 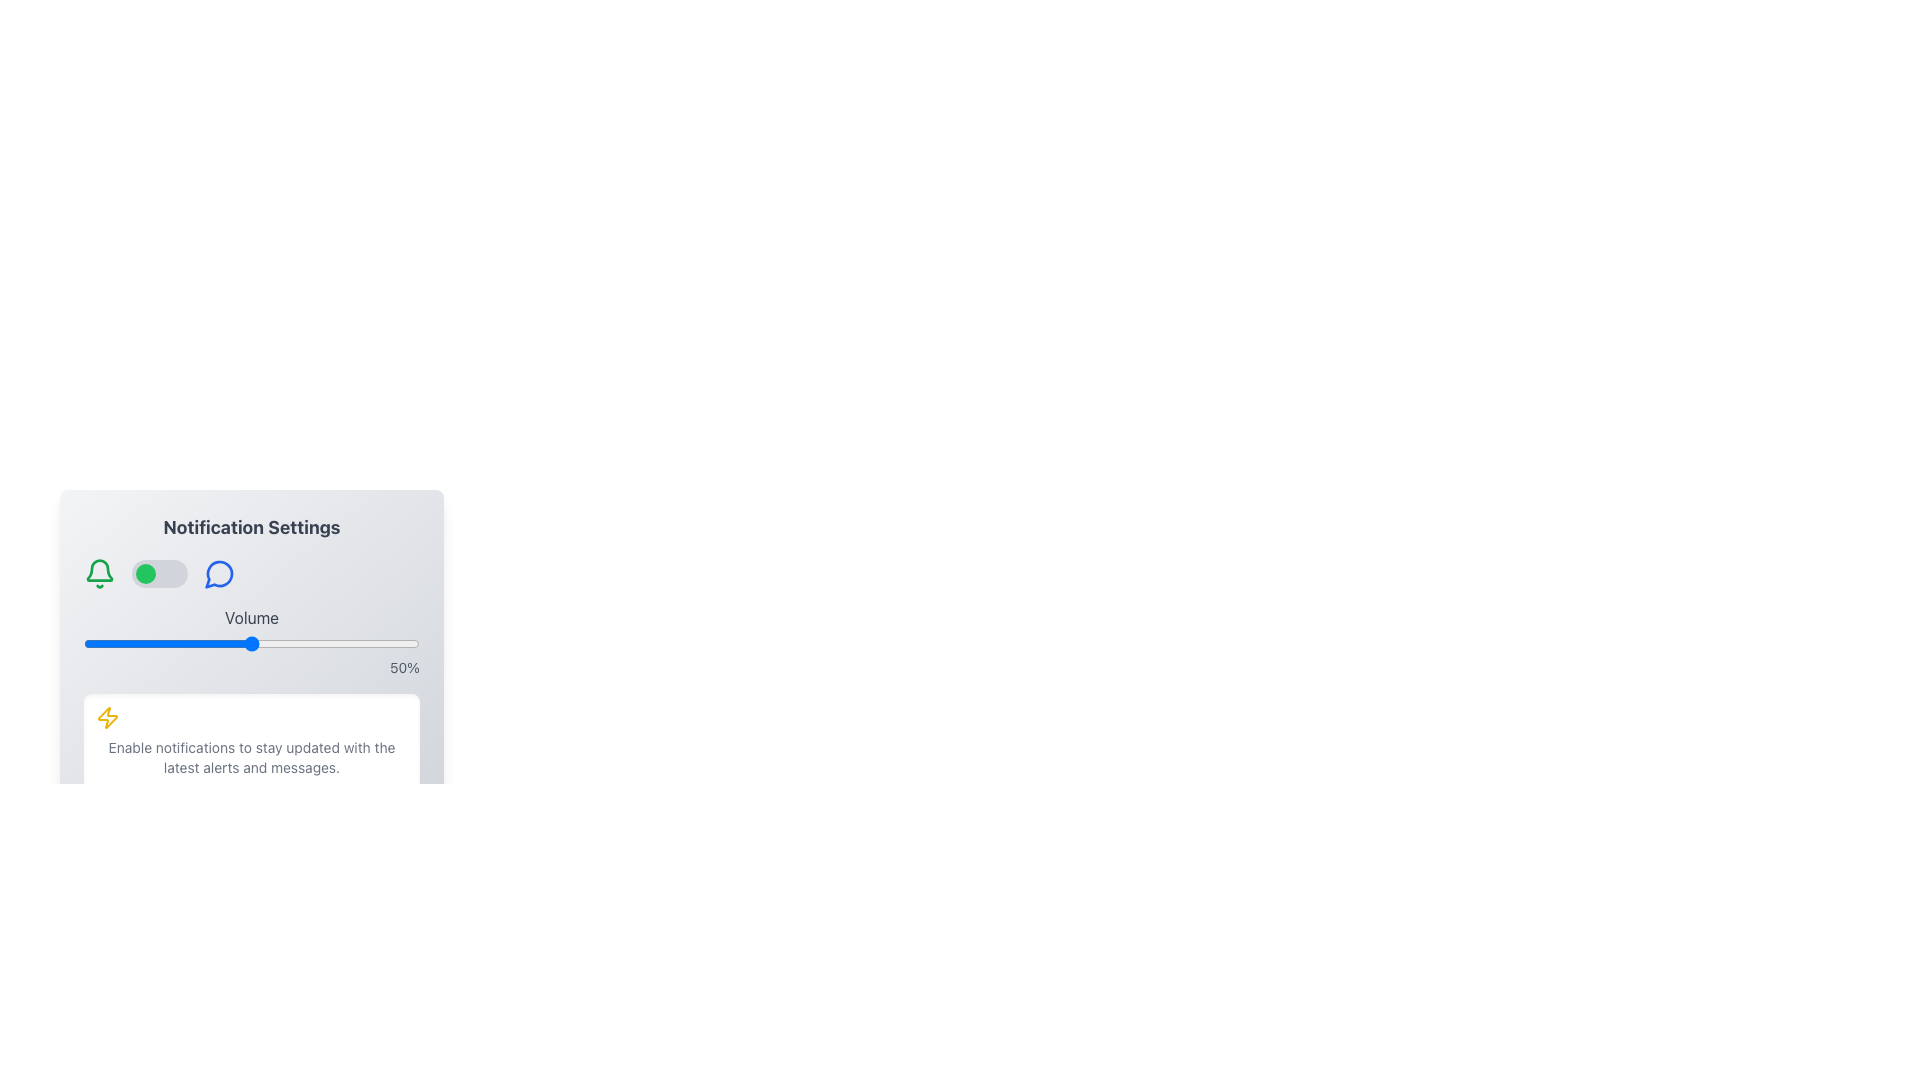 What do you see at coordinates (178, 644) in the screenshot?
I see `the volume` at bounding box center [178, 644].